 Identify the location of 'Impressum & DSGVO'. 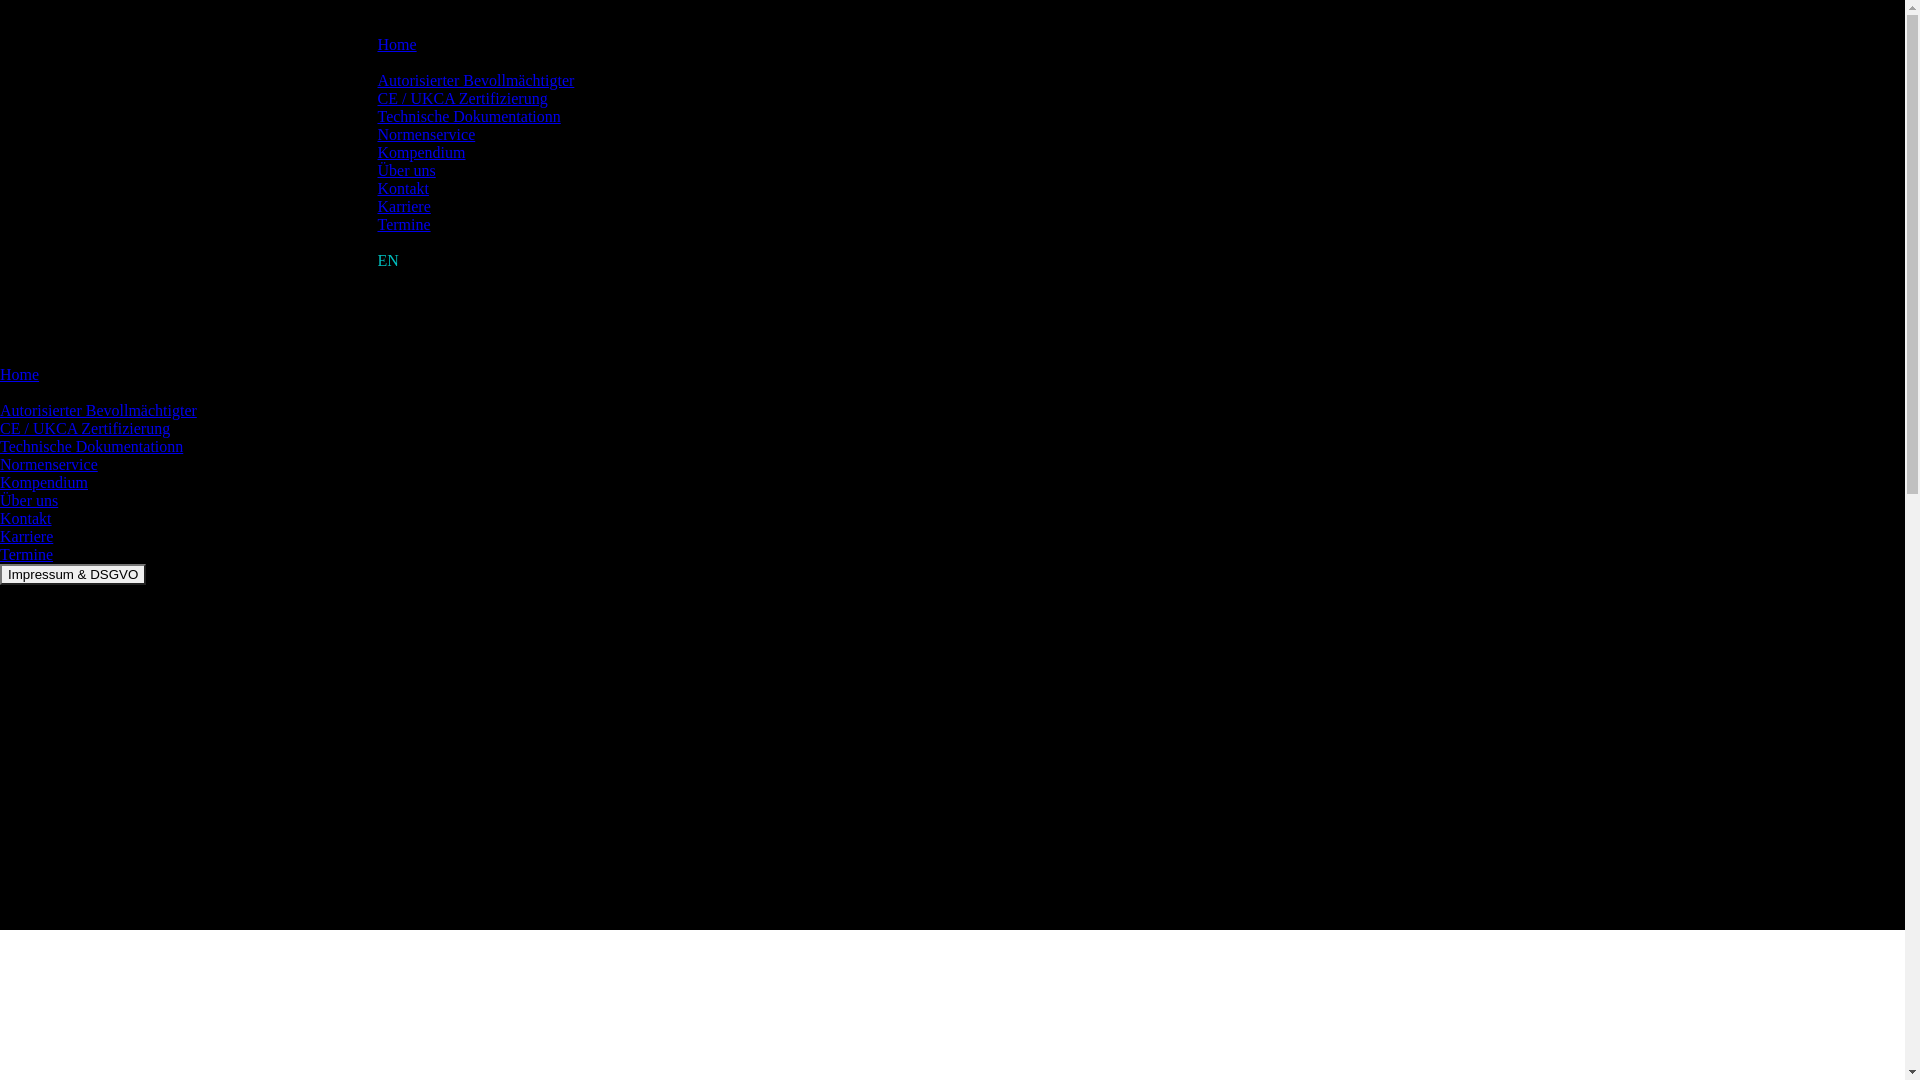
(72, 574).